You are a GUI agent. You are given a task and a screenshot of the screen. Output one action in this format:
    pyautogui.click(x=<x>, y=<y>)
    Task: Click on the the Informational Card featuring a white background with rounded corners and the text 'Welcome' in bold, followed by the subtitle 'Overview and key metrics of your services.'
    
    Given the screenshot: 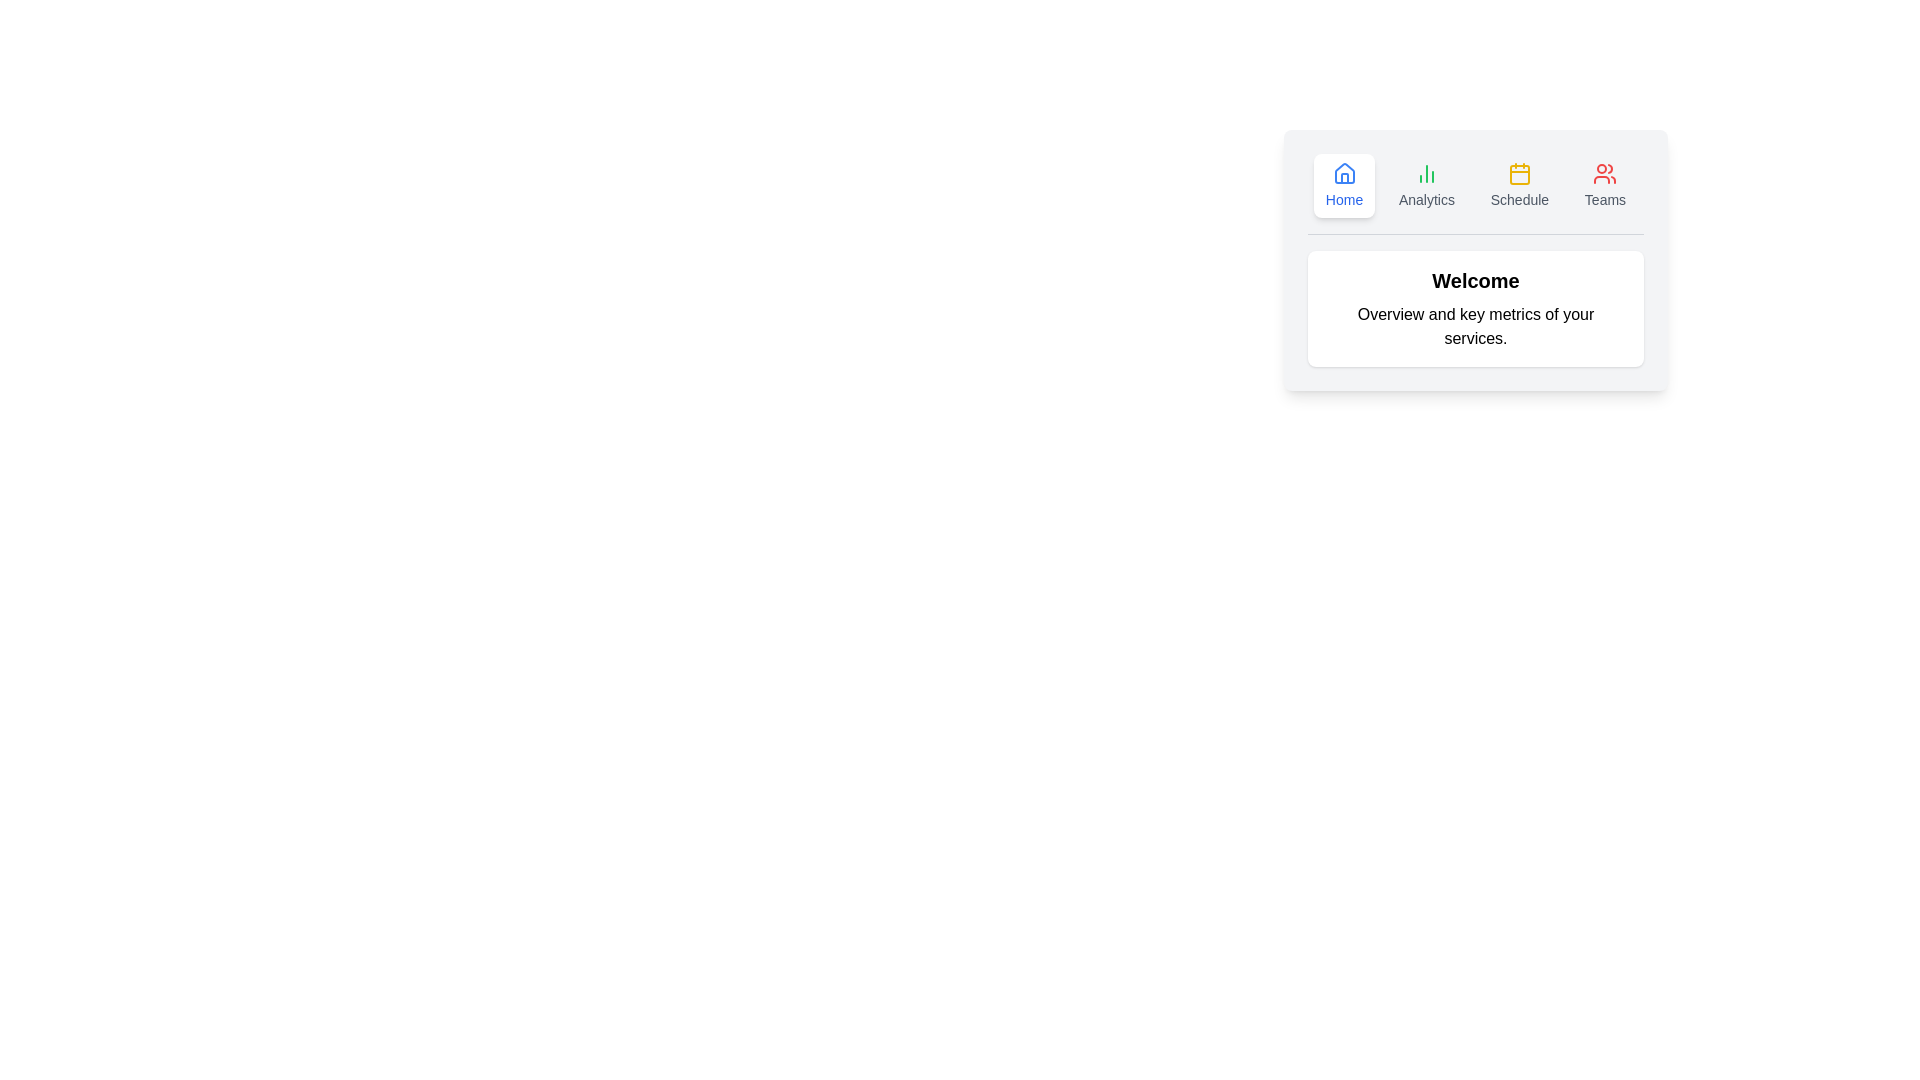 What is the action you would take?
    pyautogui.click(x=1476, y=308)
    